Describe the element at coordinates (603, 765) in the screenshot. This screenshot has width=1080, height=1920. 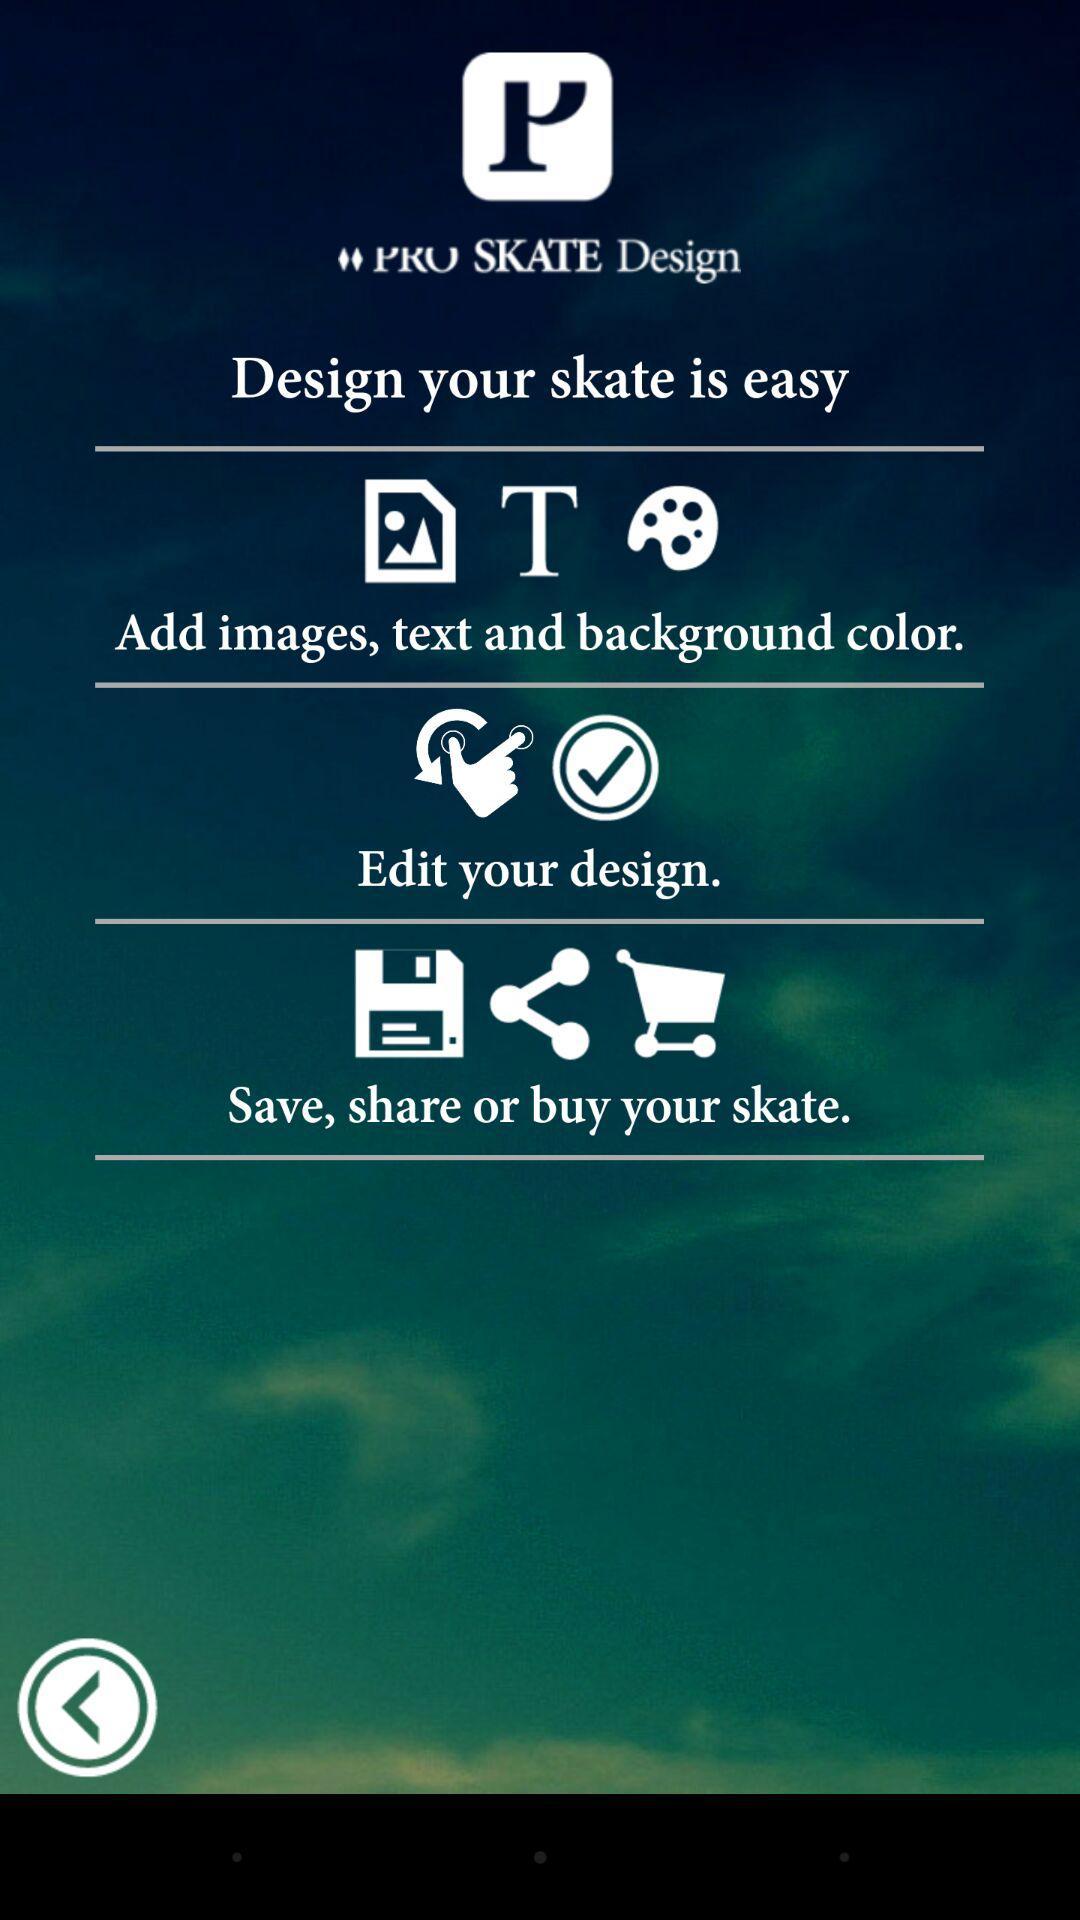
I see `complete design` at that location.